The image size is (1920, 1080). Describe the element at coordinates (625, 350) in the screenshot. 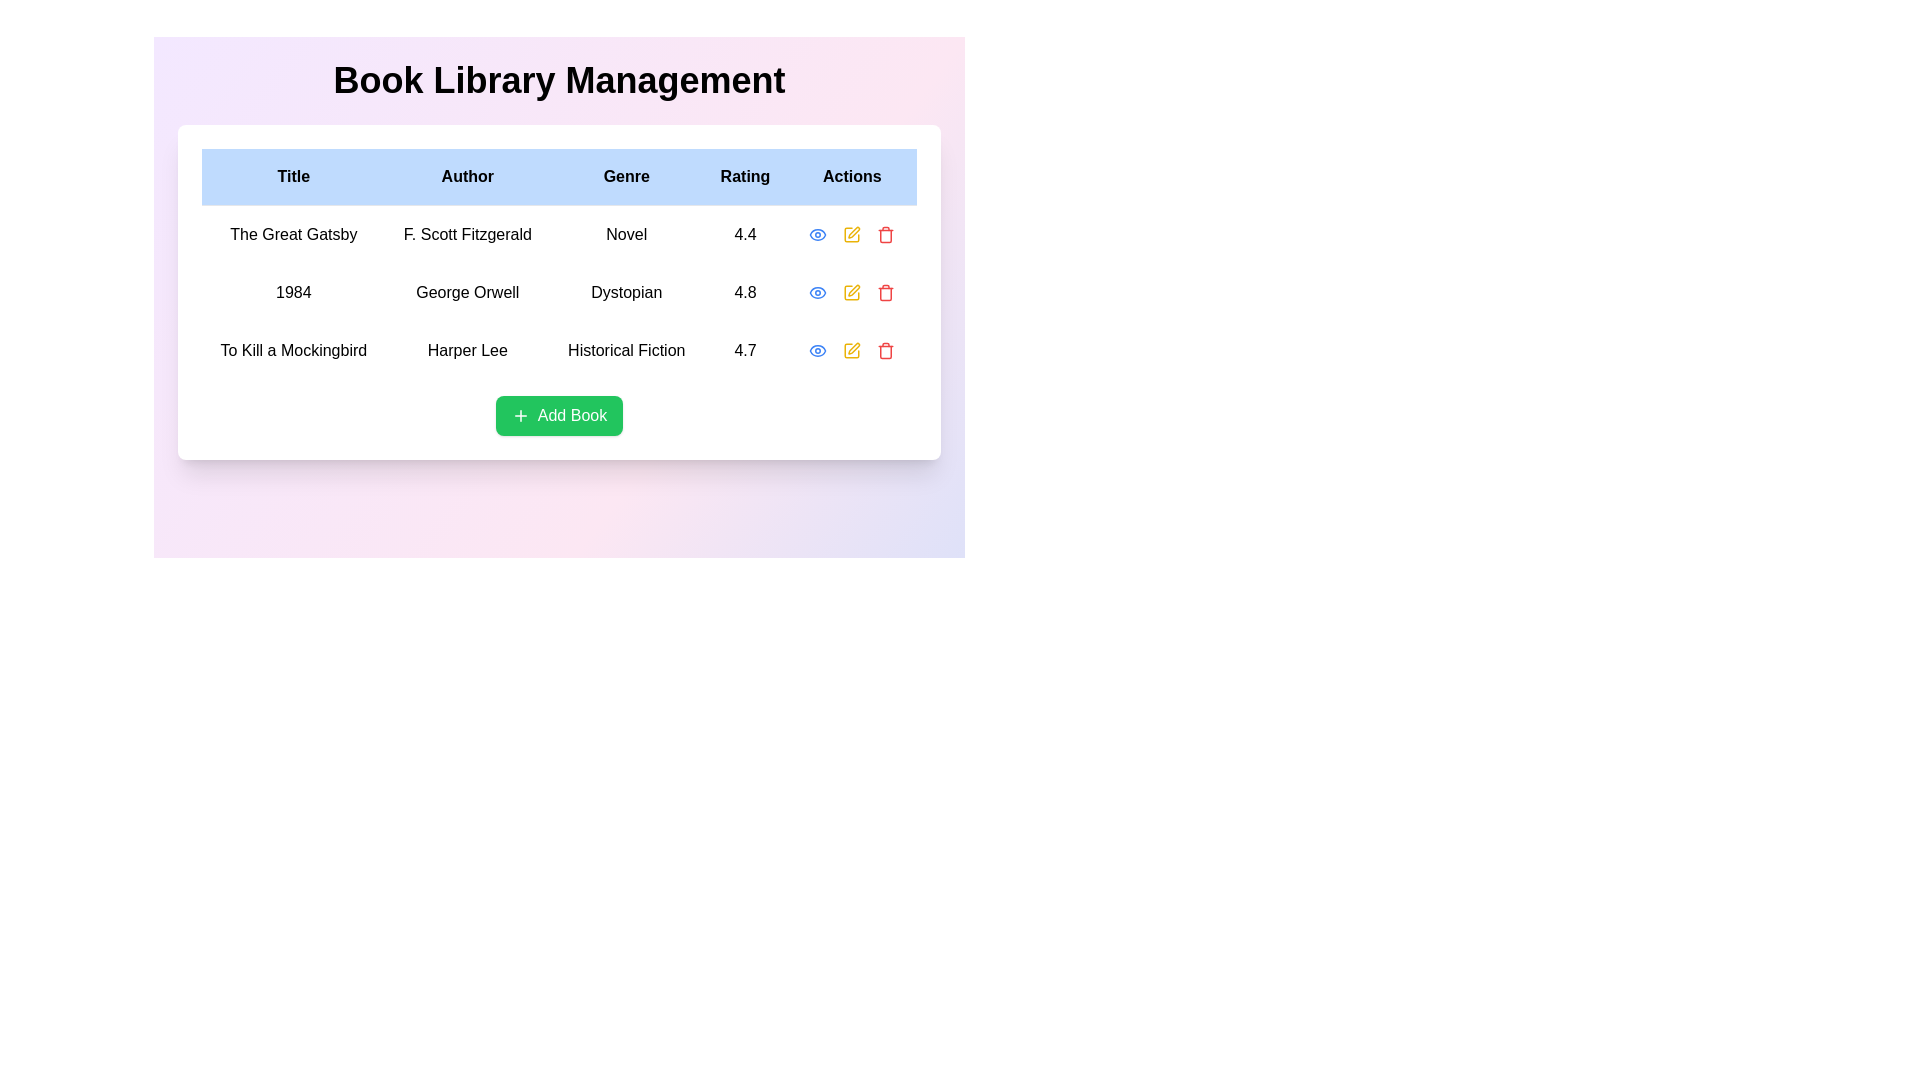

I see `the Genre text display for the book 'To Kill a Mockingbird'` at that location.